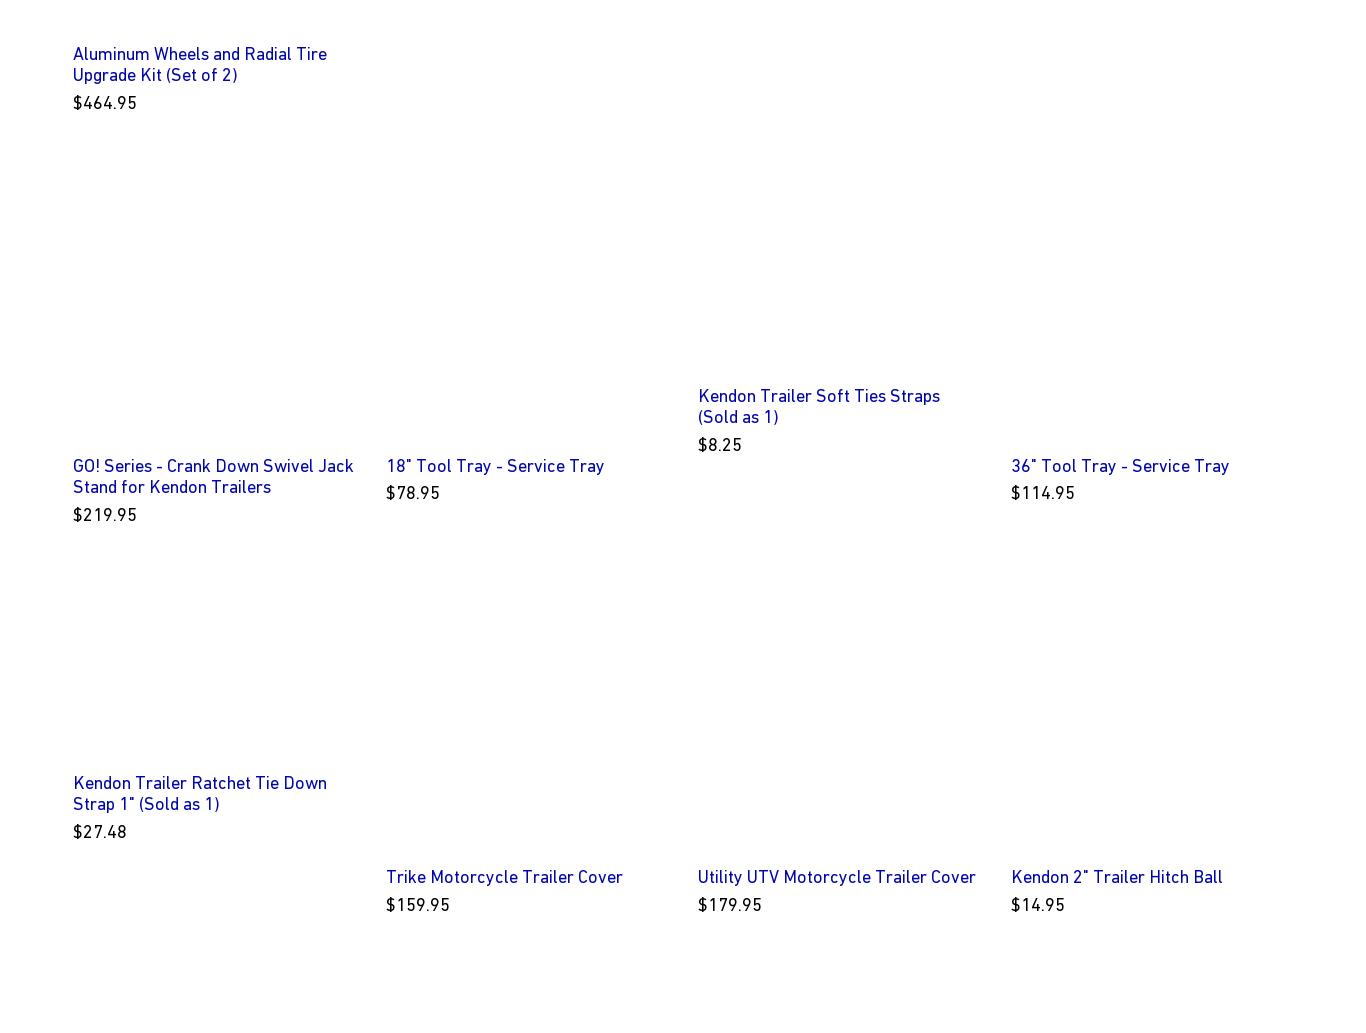 The image size is (1366, 1033). I want to click on 'Kendon Trailer Soft Ties Straps (Sold as 1)', so click(818, 405).